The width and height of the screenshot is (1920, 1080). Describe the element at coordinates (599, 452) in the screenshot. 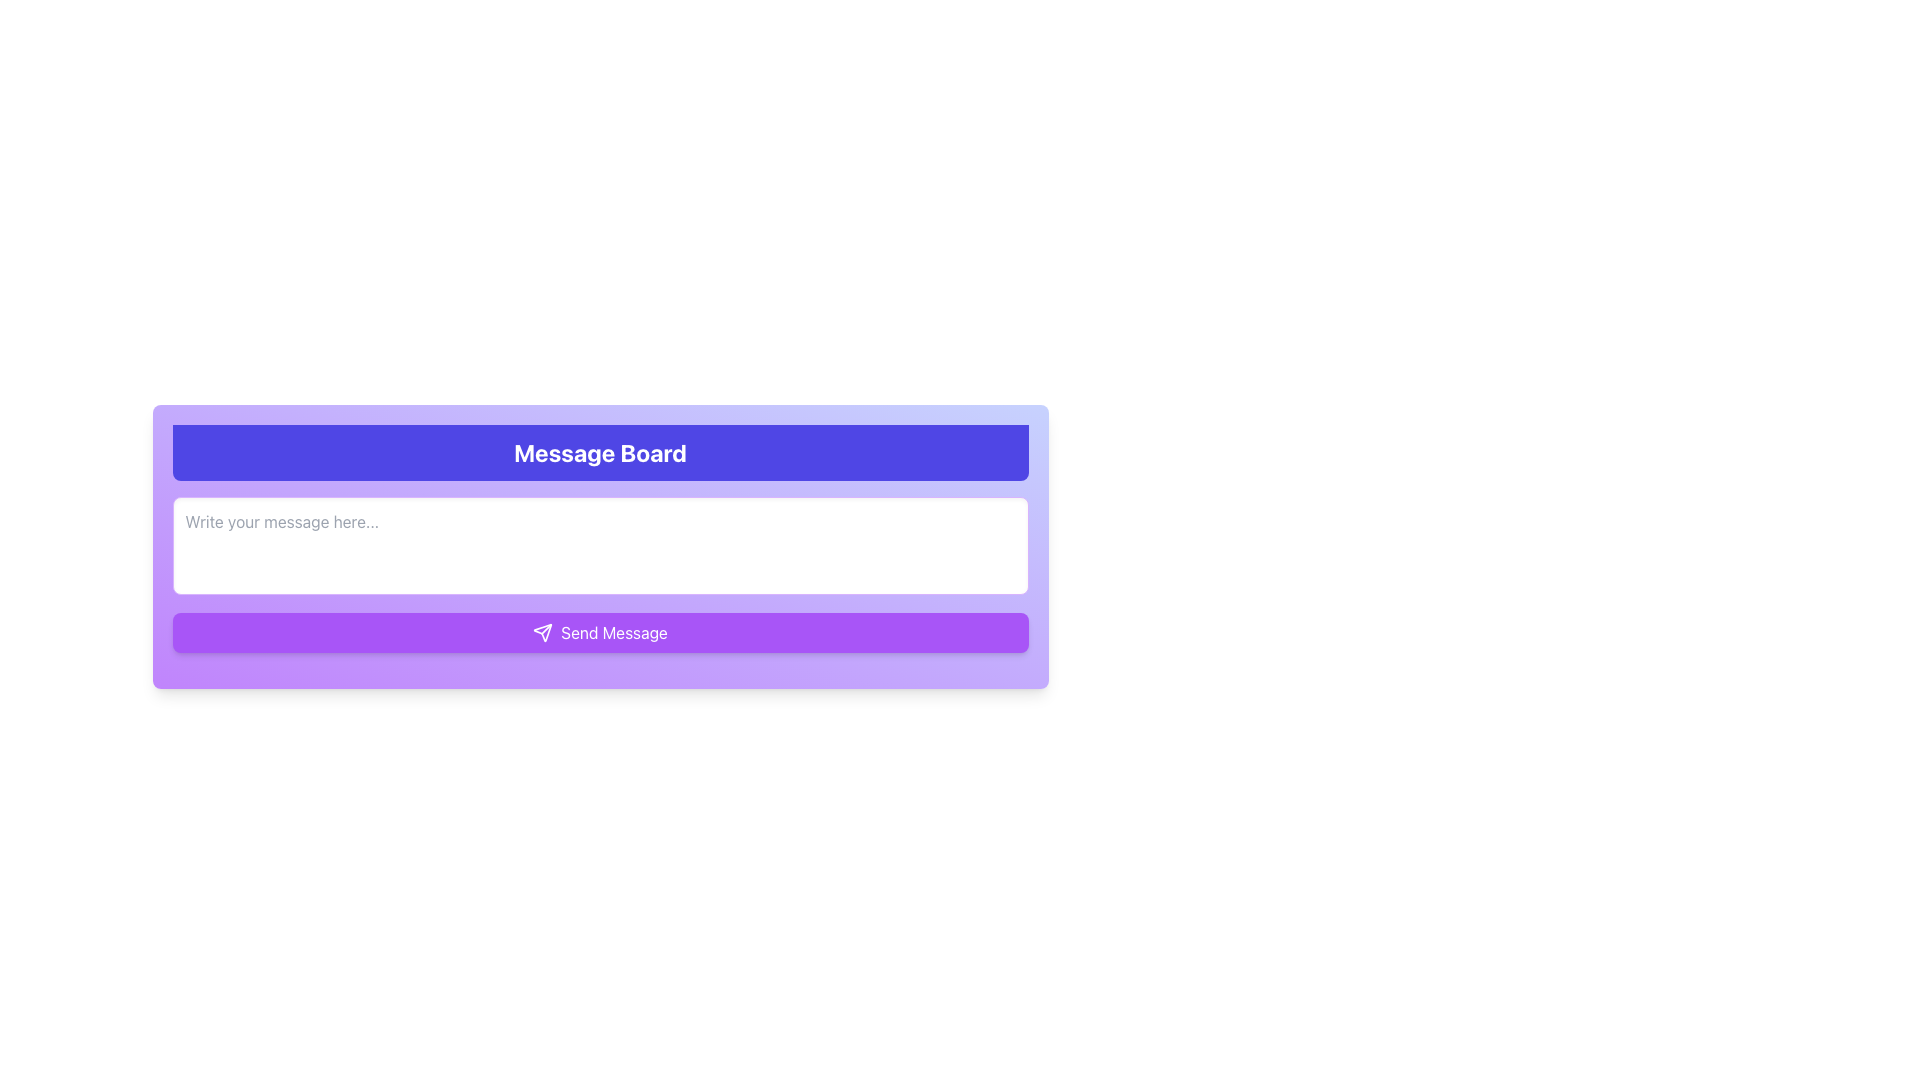

I see `the Title Header element, which is a blue bar with rounded corners containing the white text 'Message Board', positioned at the top of the panel` at that location.